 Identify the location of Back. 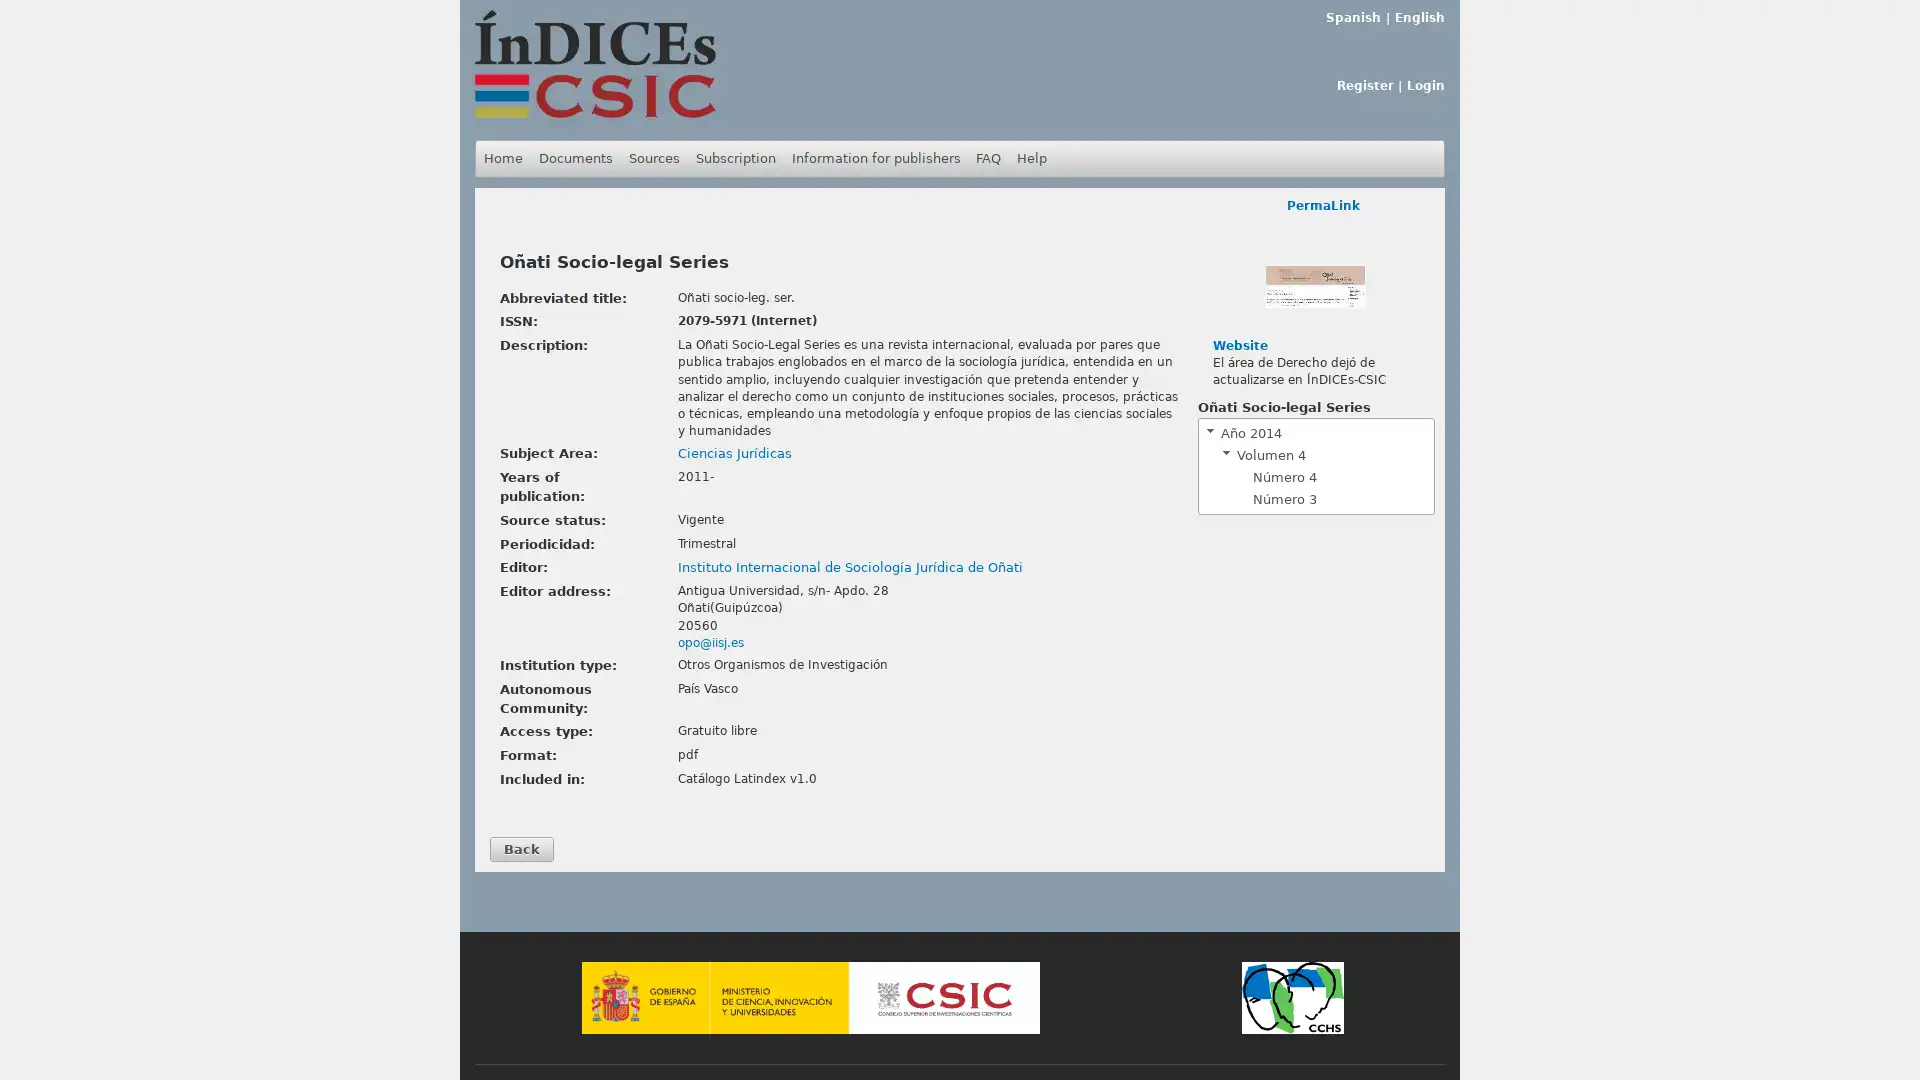
(522, 849).